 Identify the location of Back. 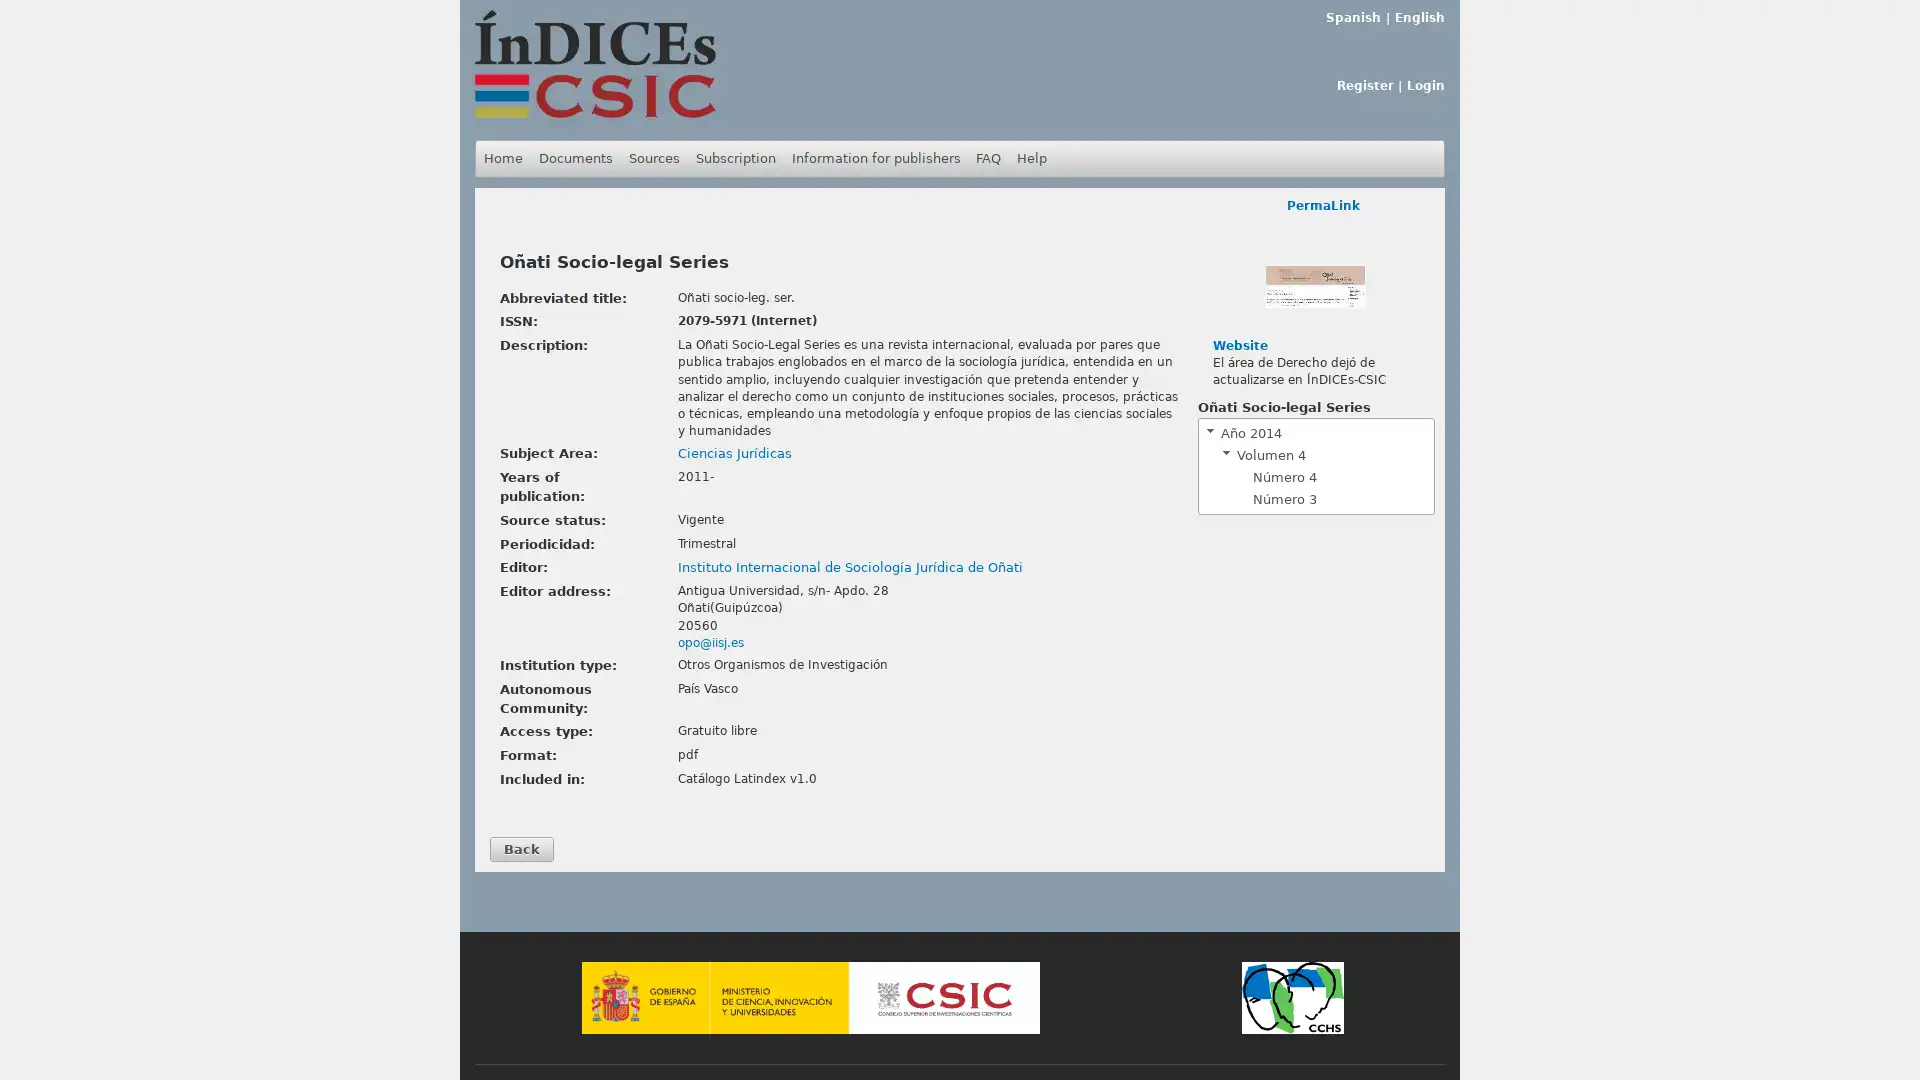
(522, 849).